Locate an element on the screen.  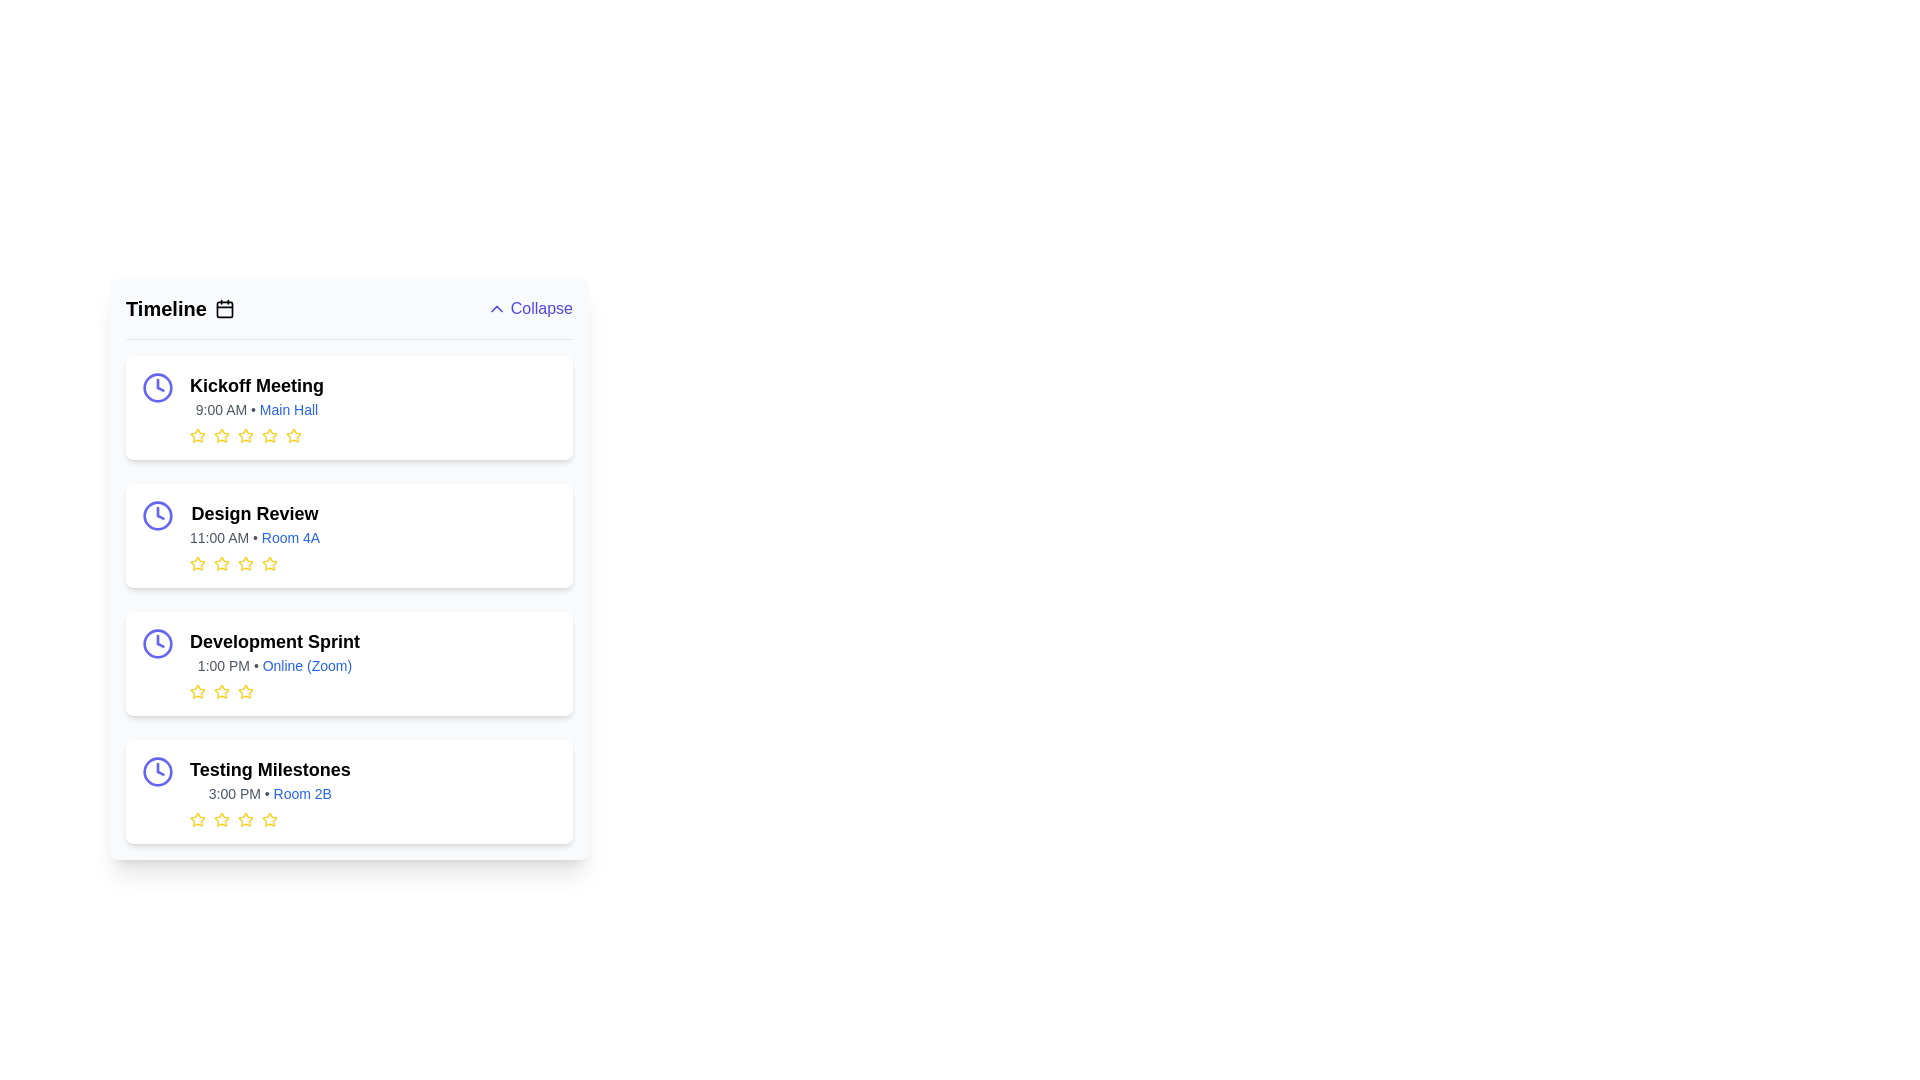
the event details card for 'Kickoff Meeting' at 9:00 AM located in the Main Hall is located at coordinates (349, 407).